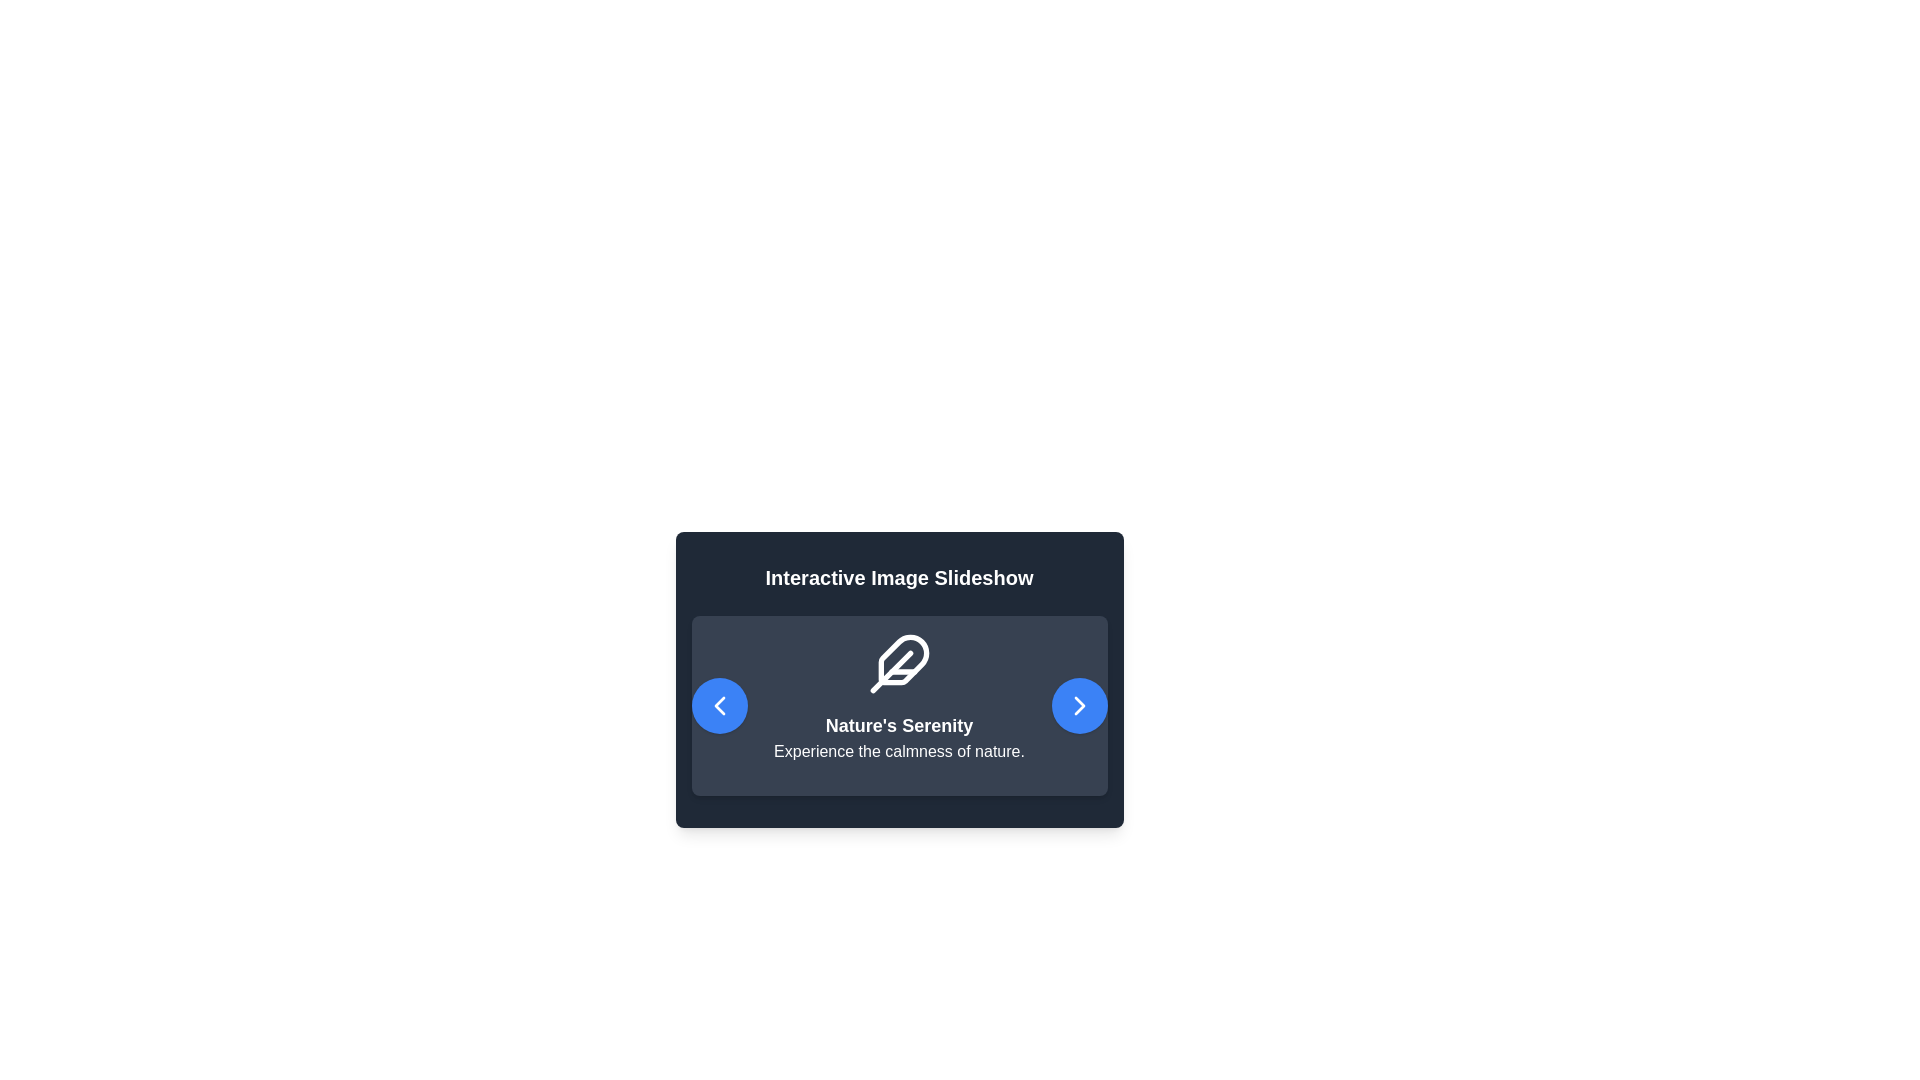 This screenshot has width=1920, height=1080. I want to click on the decorative icon representing themes of nature, calmness, or creativity, which is centrally positioned above the headline 'Nature's Serenity', so click(898, 663).